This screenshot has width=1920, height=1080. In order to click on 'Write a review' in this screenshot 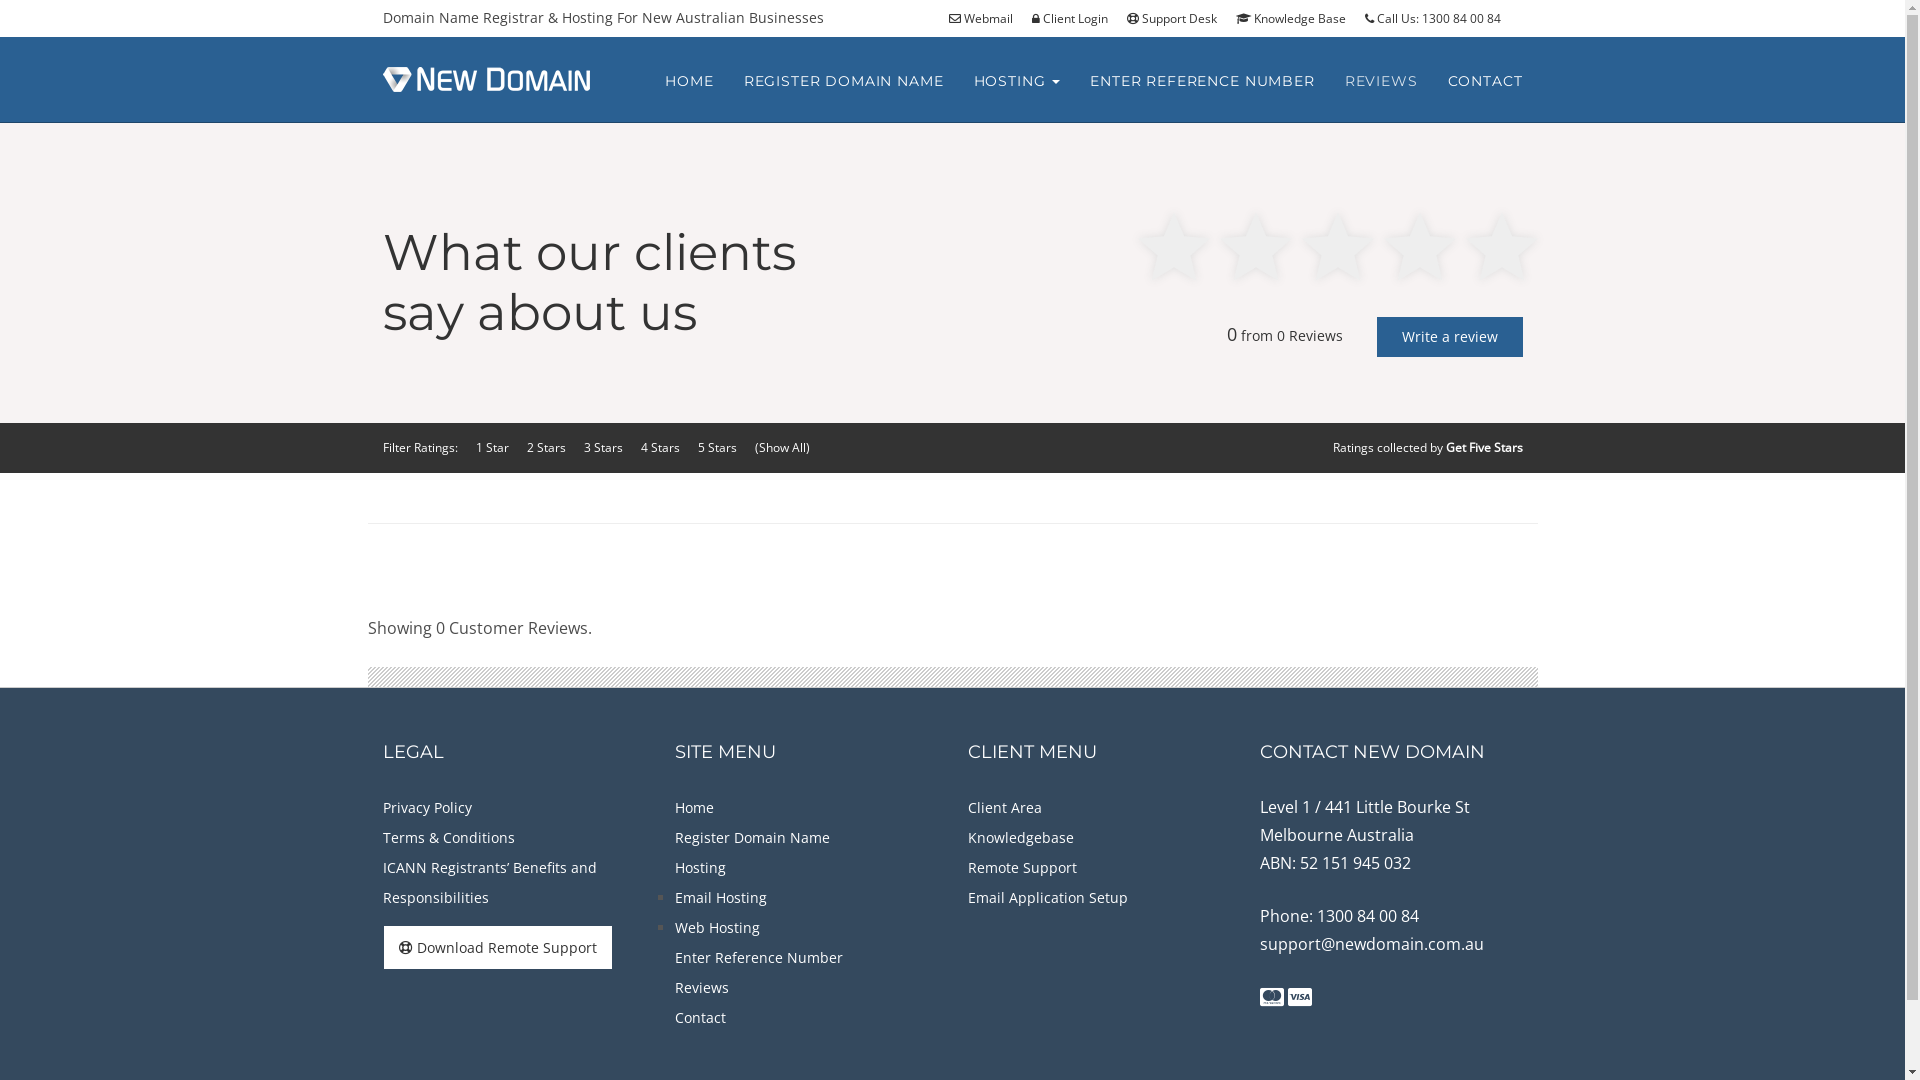, I will do `click(1449, 335)`.